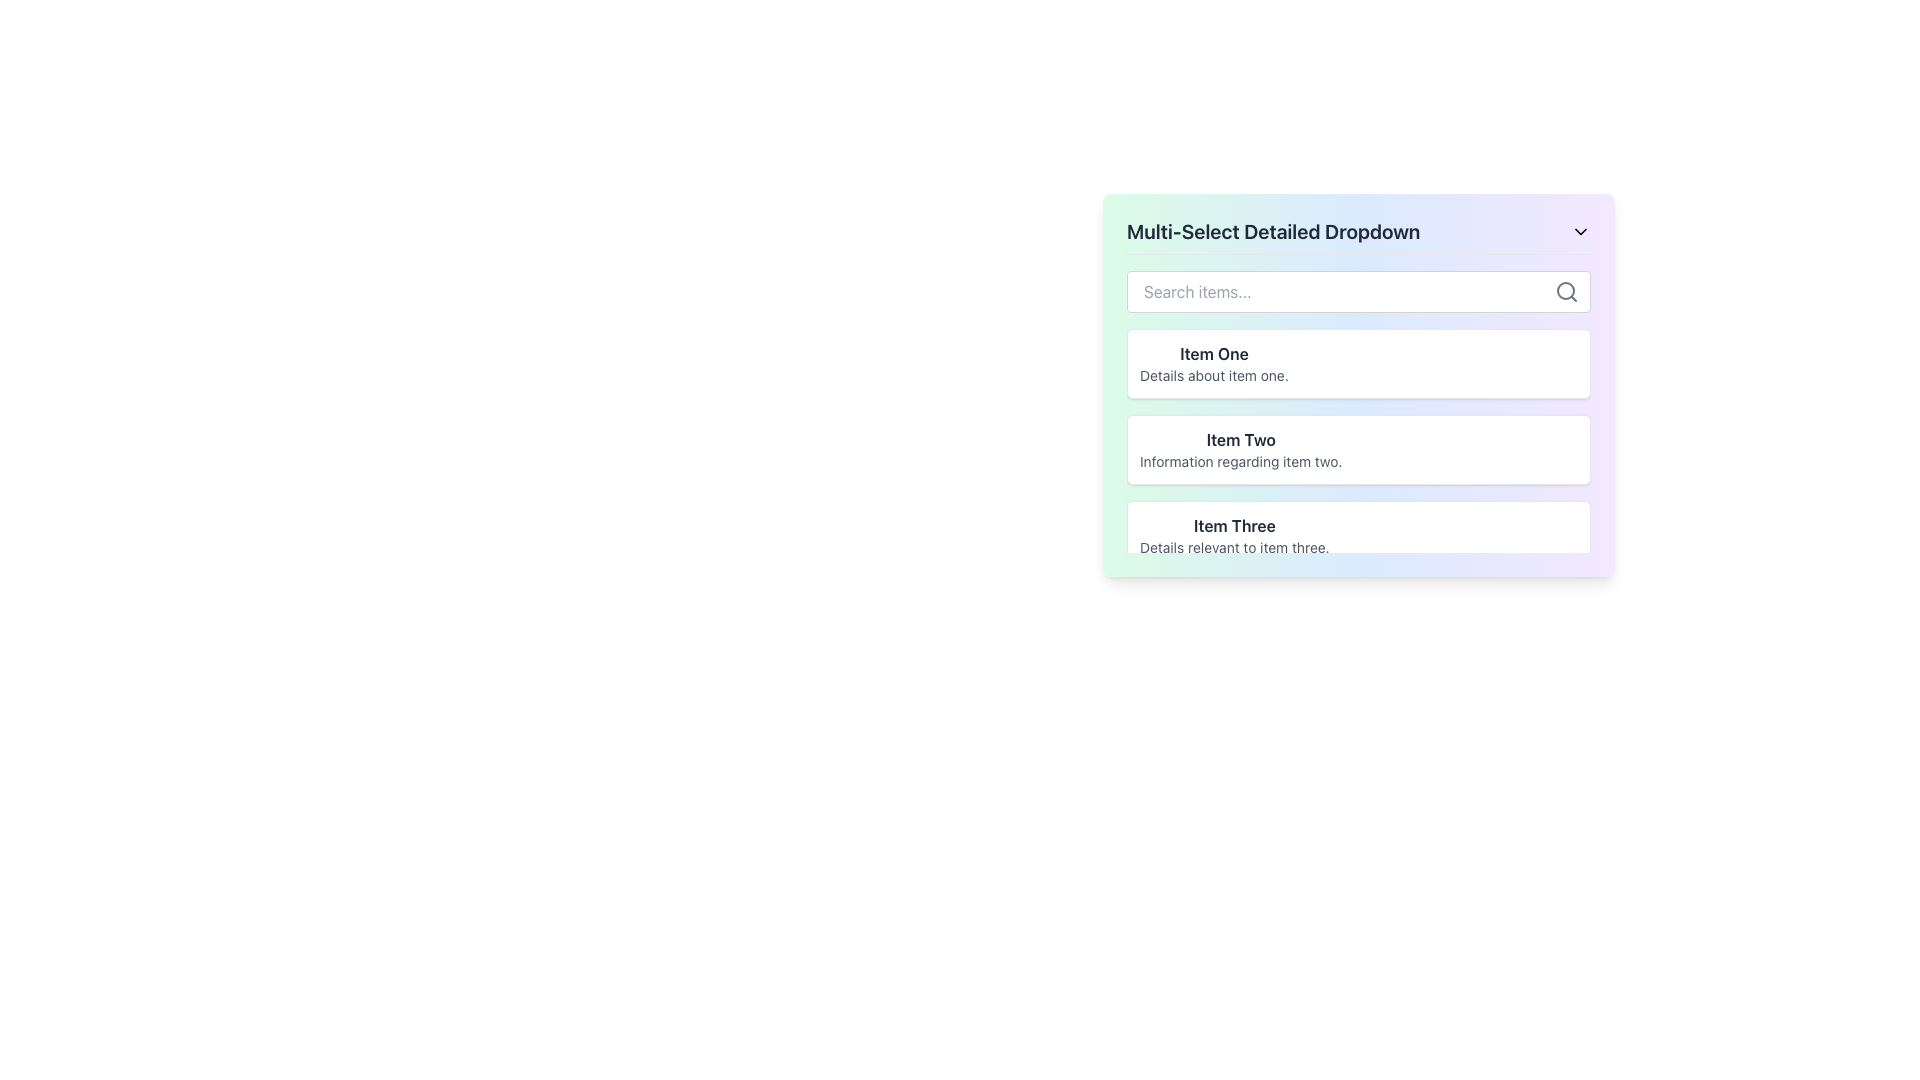 Image resolution: width=1920 pixels, height=1080 pixels. What do you see at coordinates (1240, 438) in the screenshot?
I see `text label 'Item Two' which is styled with a semi-bold font and dark gray color, located in the middle of the 'Multi-Select Detailed Dropdown' interface` at bounding box center [1240, 438].